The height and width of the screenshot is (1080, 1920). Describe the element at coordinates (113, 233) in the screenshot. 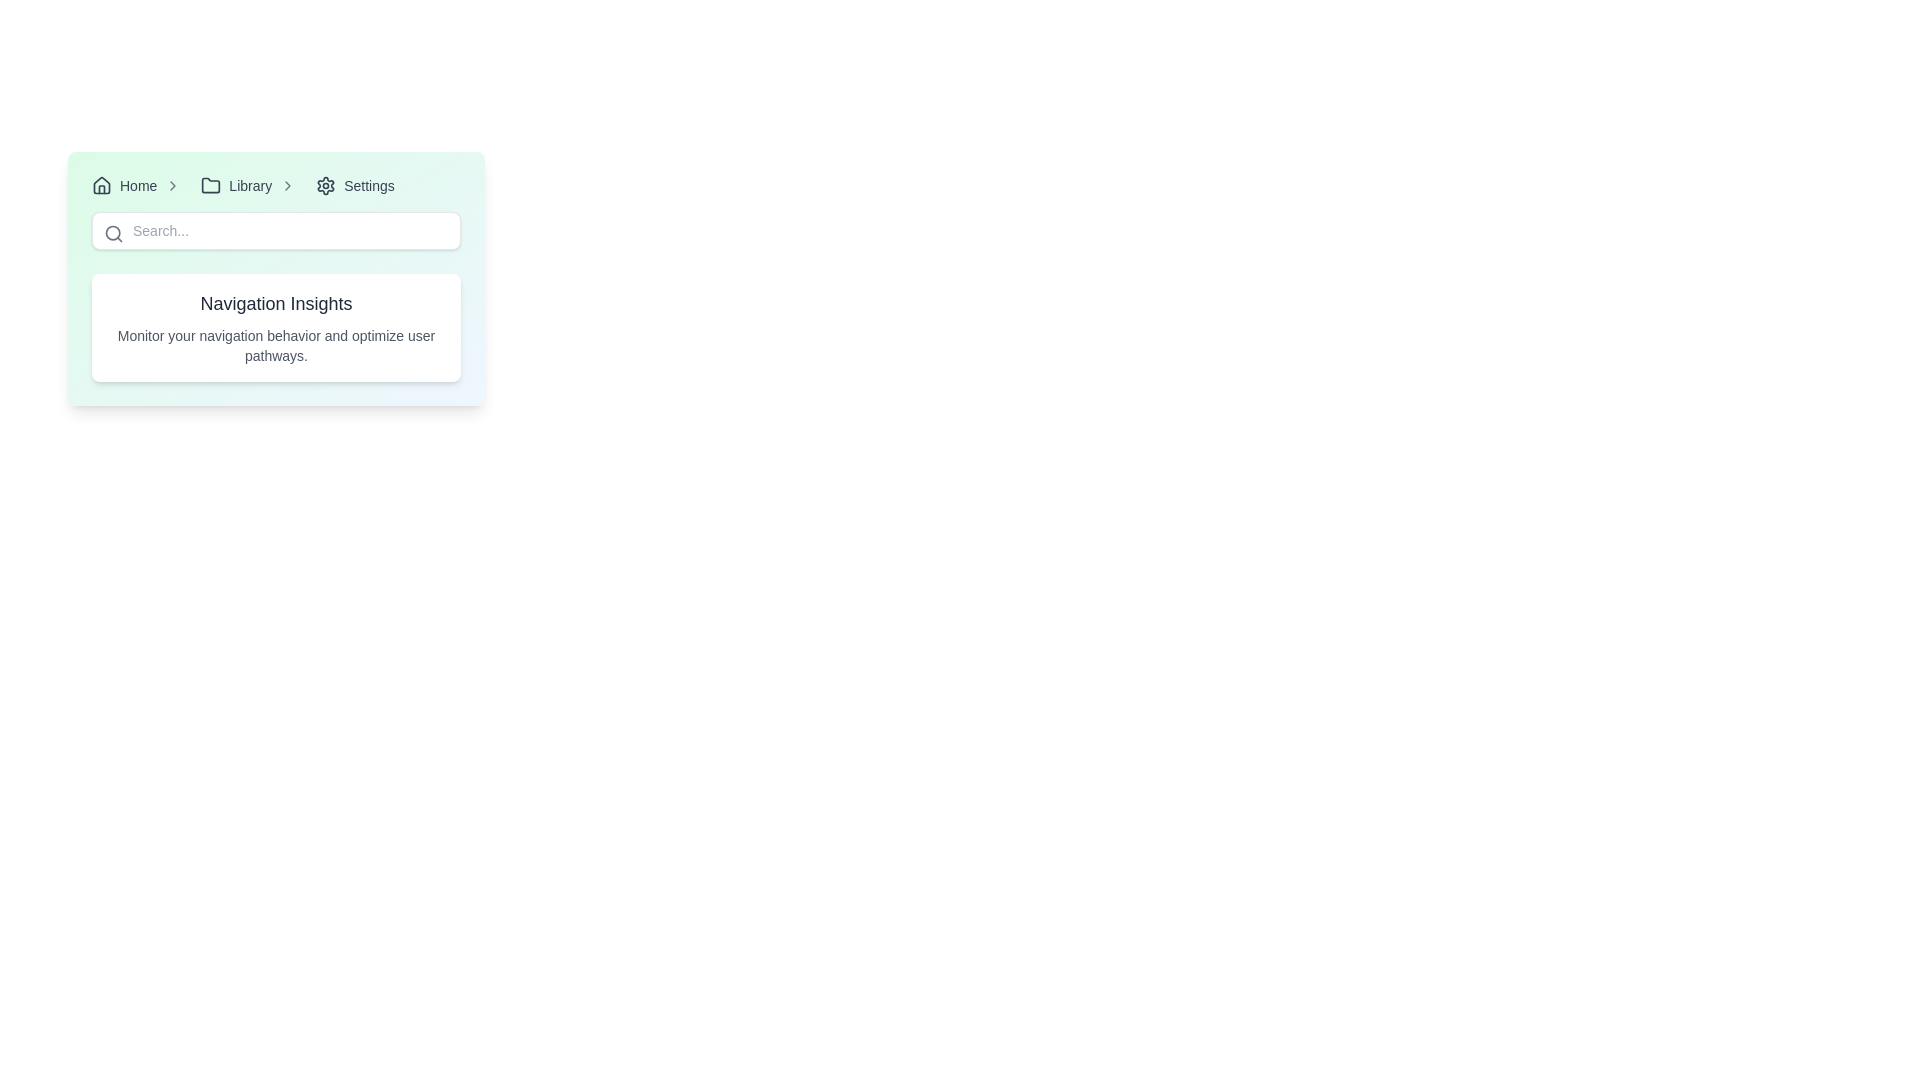

I see `the search icon located inside the search input field towards the left side to initiate a search action` at that location.